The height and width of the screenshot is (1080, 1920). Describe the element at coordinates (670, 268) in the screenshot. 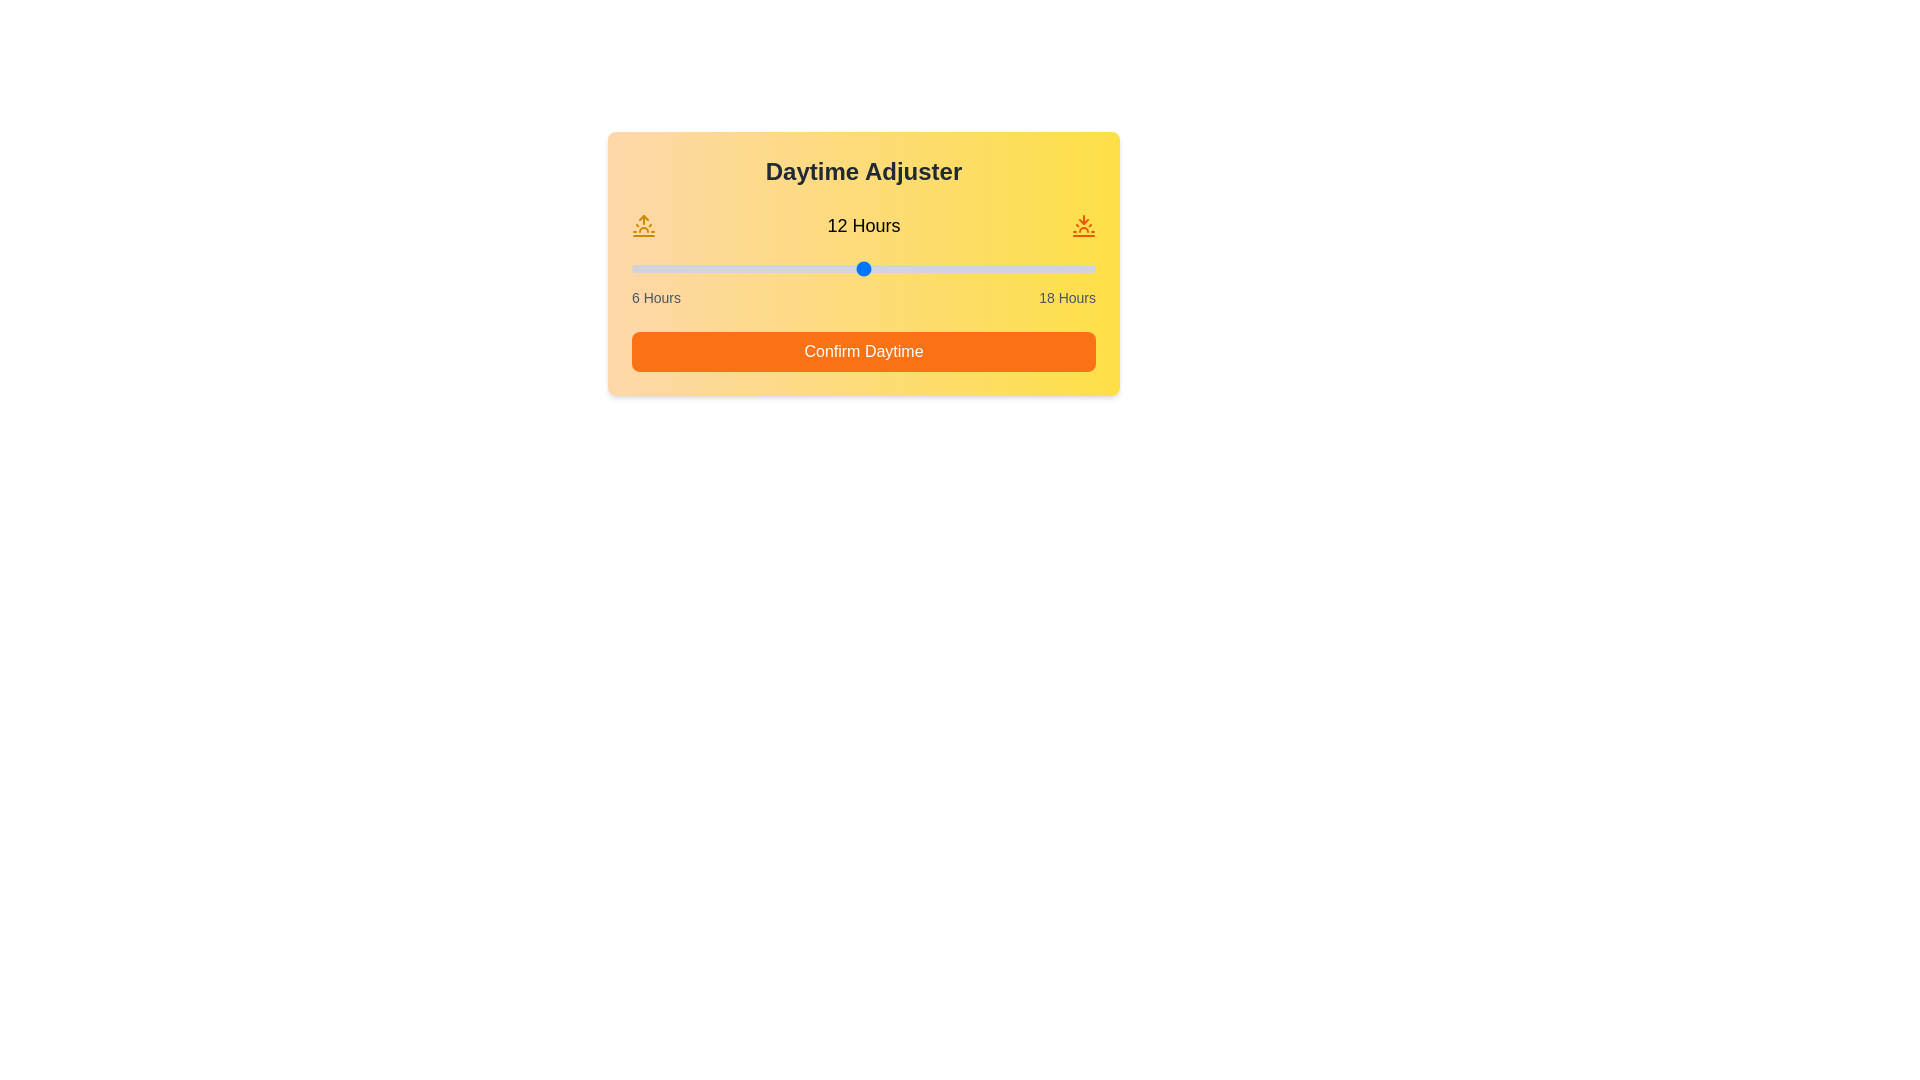

I see `the slider to set the daytime hours to 7` at that location.